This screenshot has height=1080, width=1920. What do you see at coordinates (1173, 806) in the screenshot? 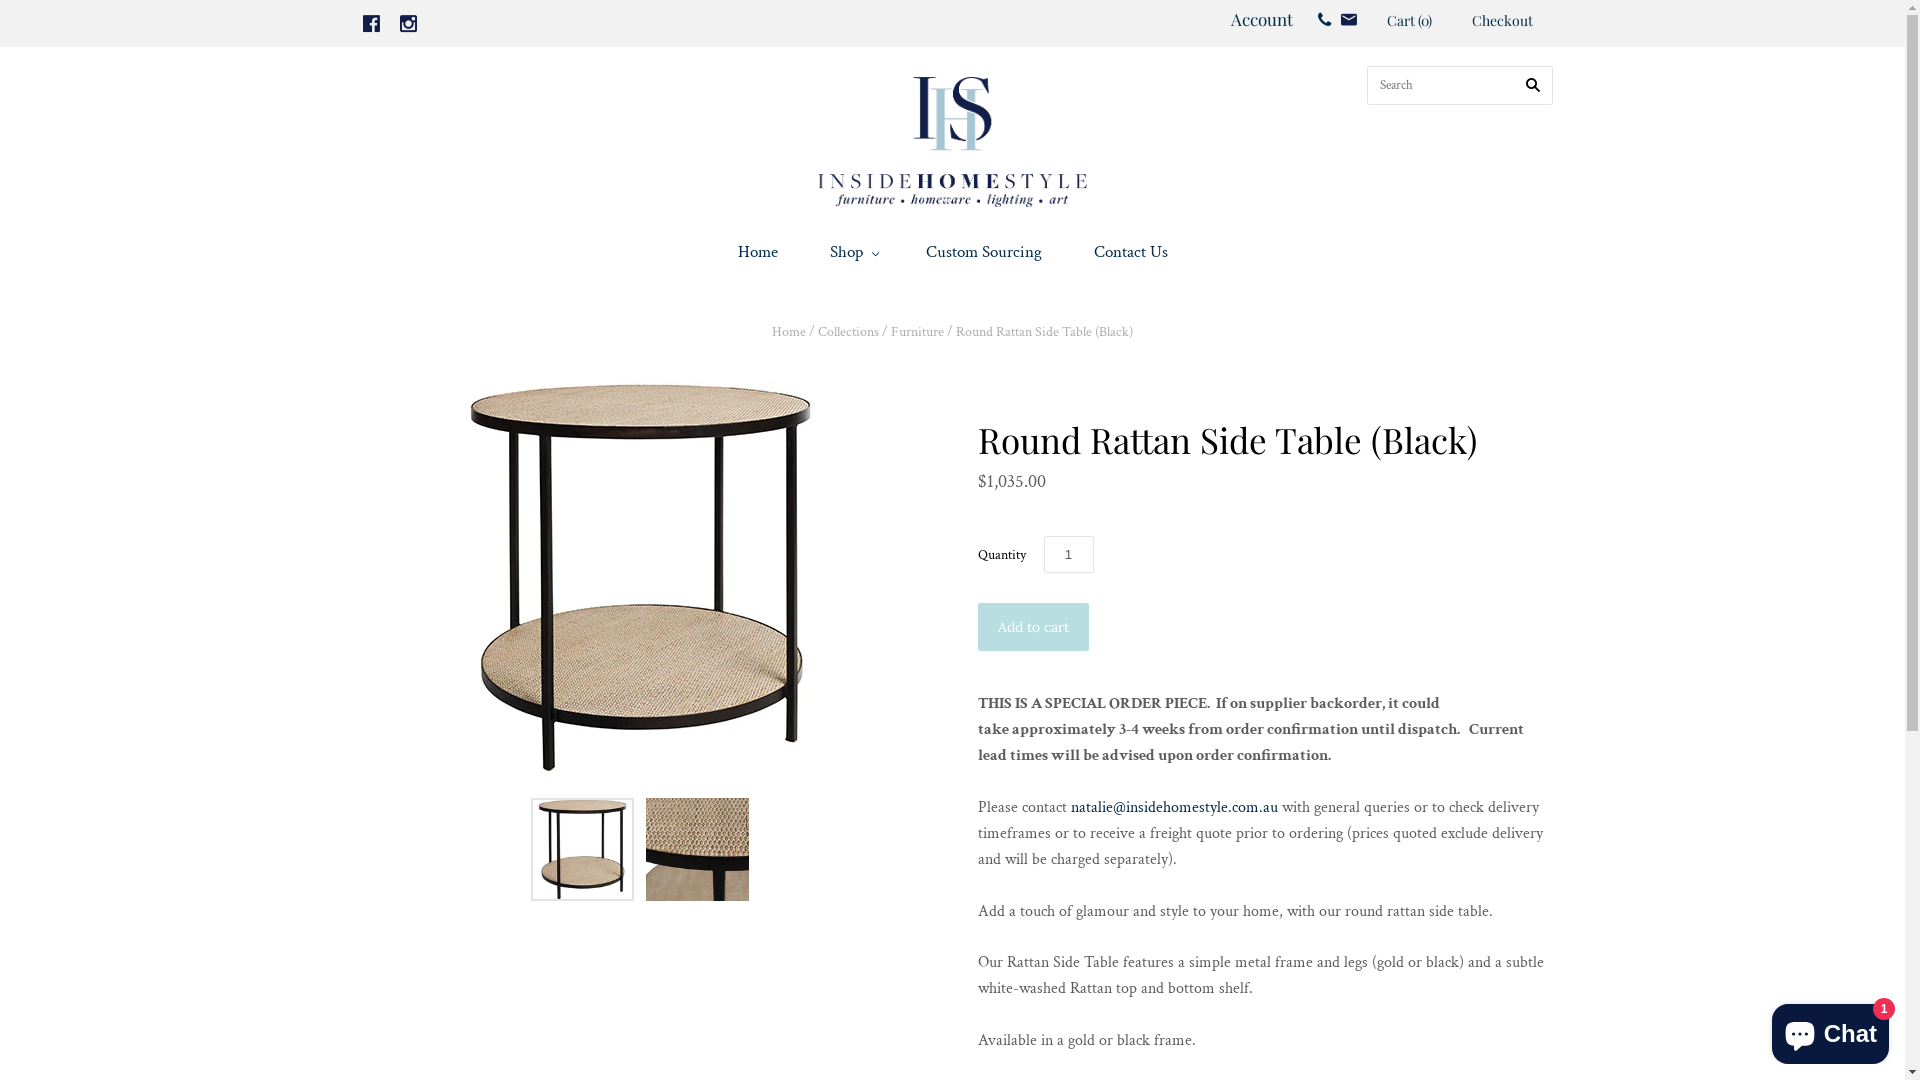
I see `'natalie@insidehomestyle.com.au'` at bounding box center [1173, 806].